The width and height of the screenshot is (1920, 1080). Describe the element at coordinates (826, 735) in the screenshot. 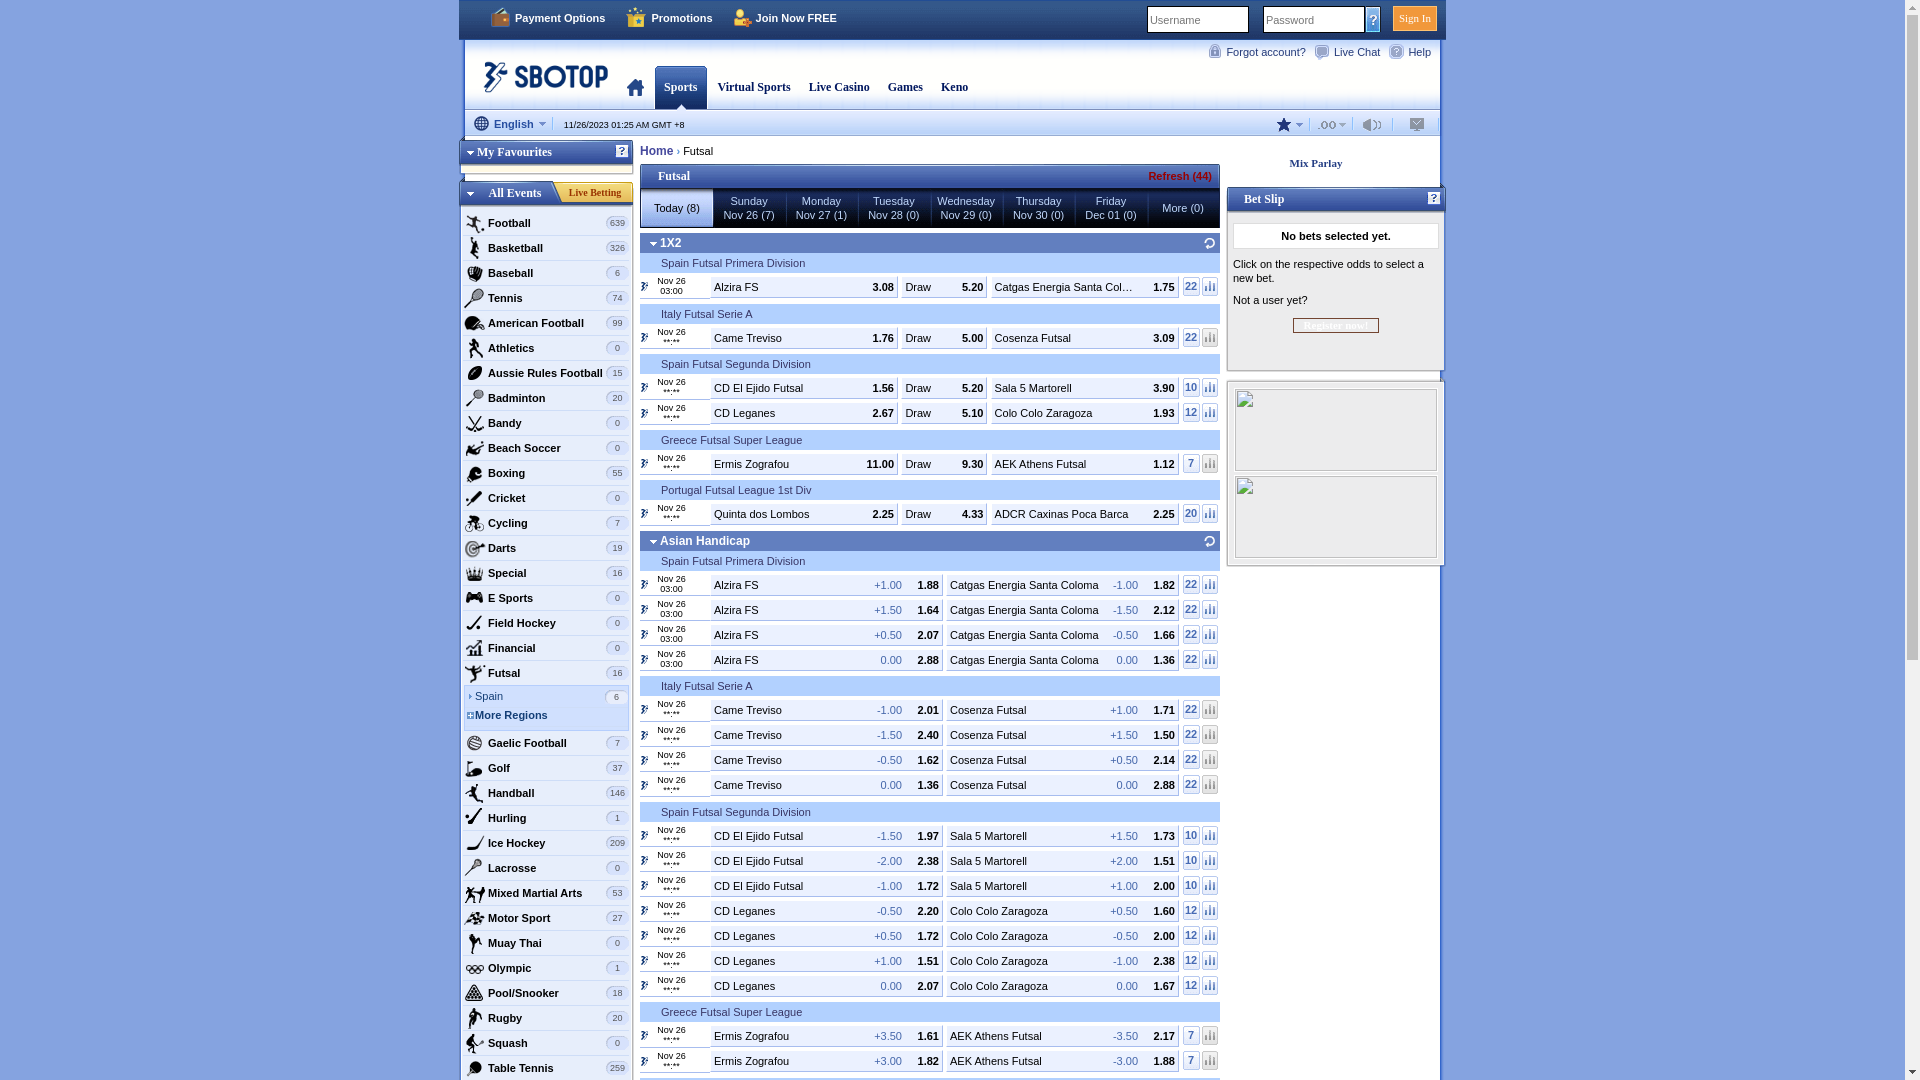

I see `'2.40` at that location.